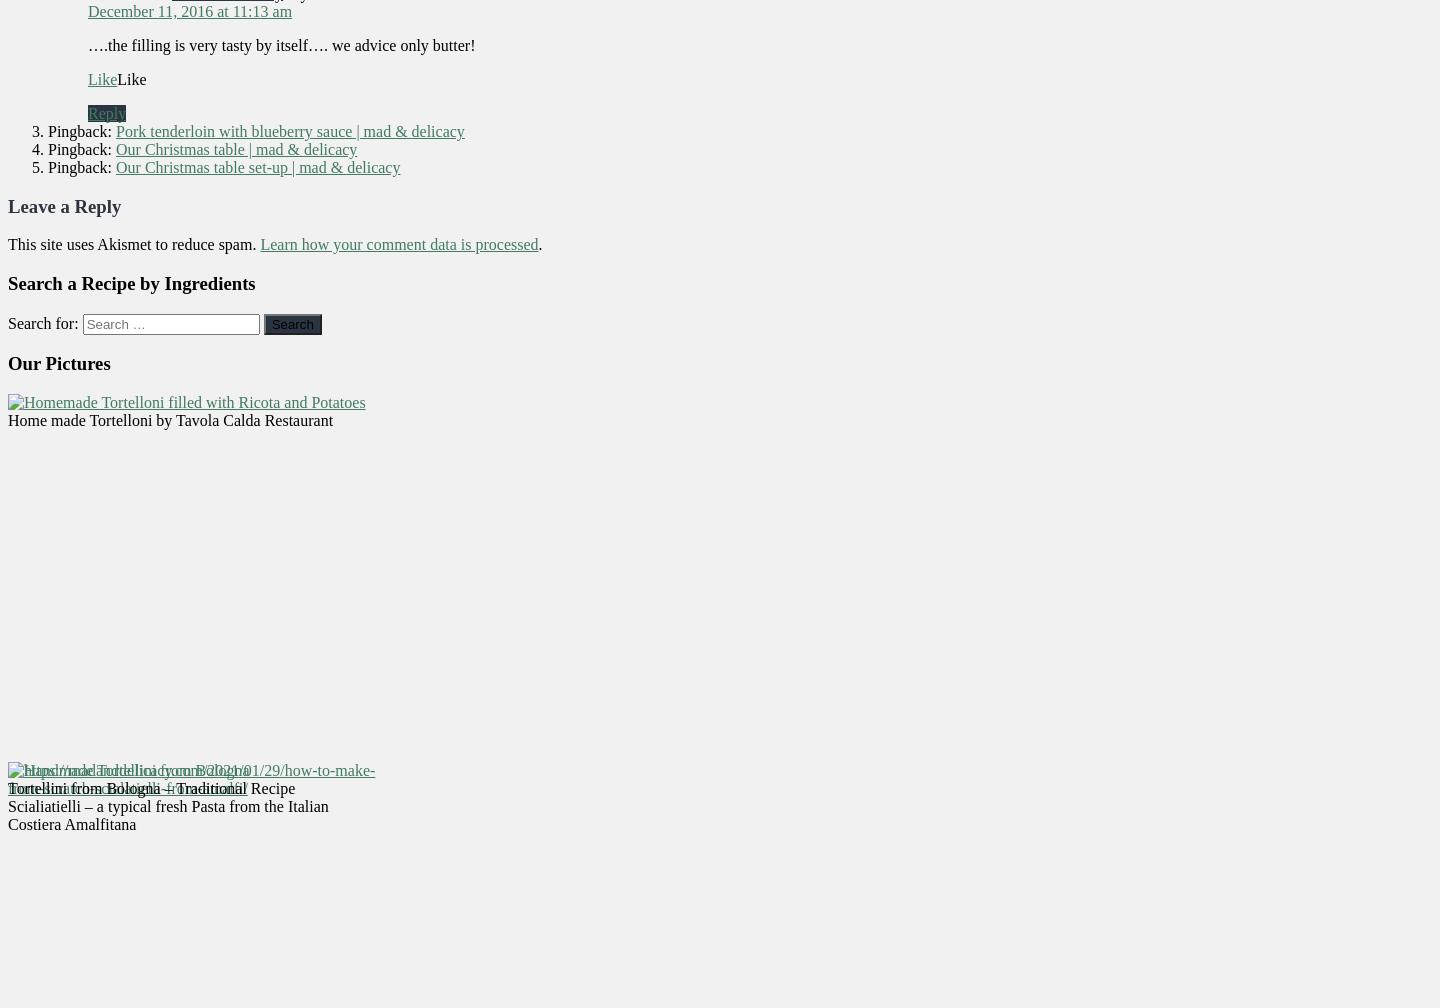  What do you see at coordinates (150, 788) in the screenshot?
I see `'Tortellini from Bologna – Traditional Recipe'` at bounding box center [150, 788].